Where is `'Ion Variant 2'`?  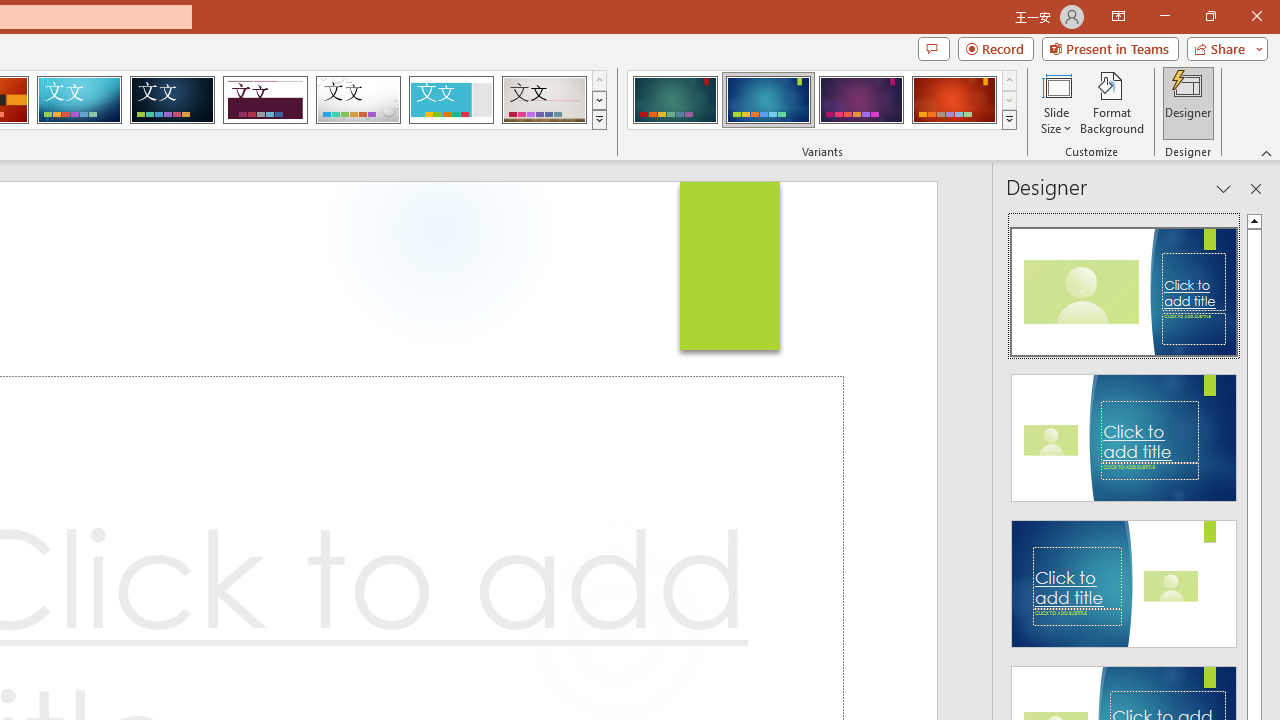
'Ion Variant 2' is located at coordinates (767, 100).